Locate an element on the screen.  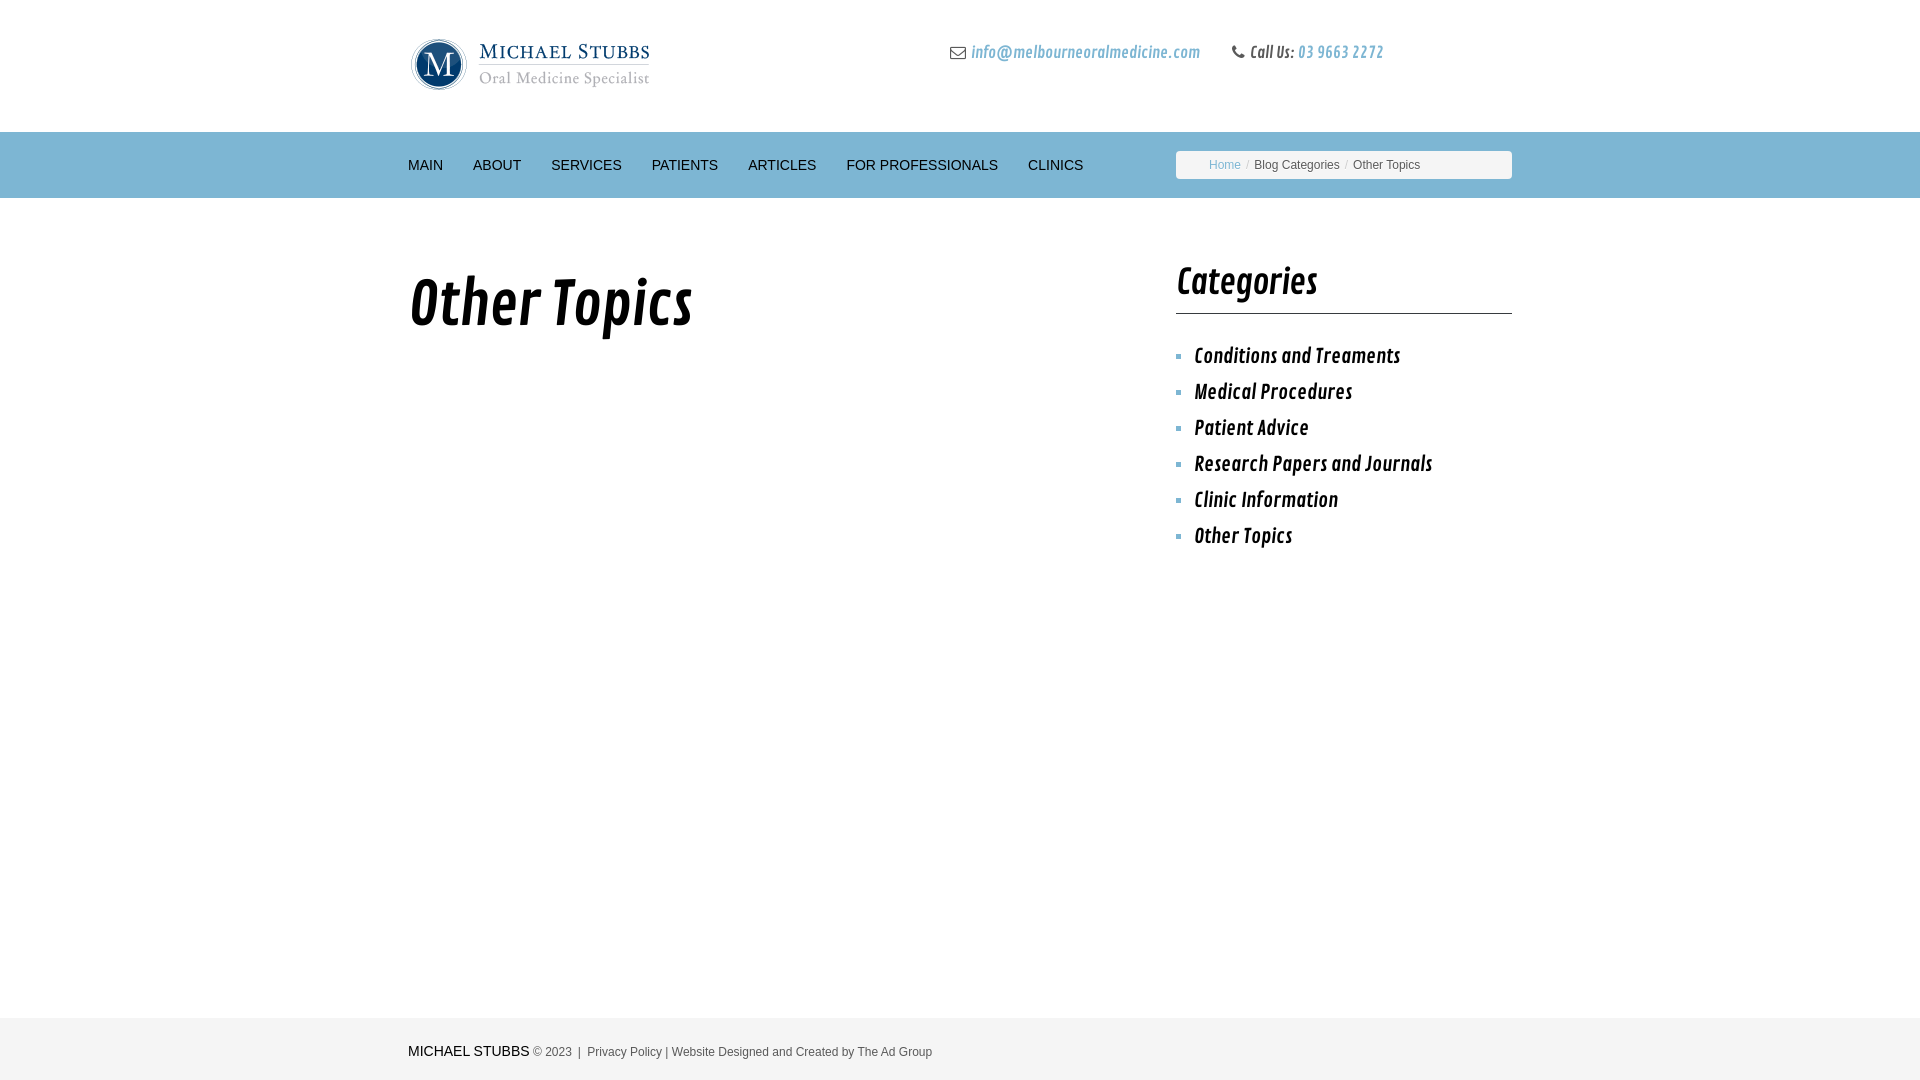
'Research Papers and Journals' is located at coordinates (1313, 464).